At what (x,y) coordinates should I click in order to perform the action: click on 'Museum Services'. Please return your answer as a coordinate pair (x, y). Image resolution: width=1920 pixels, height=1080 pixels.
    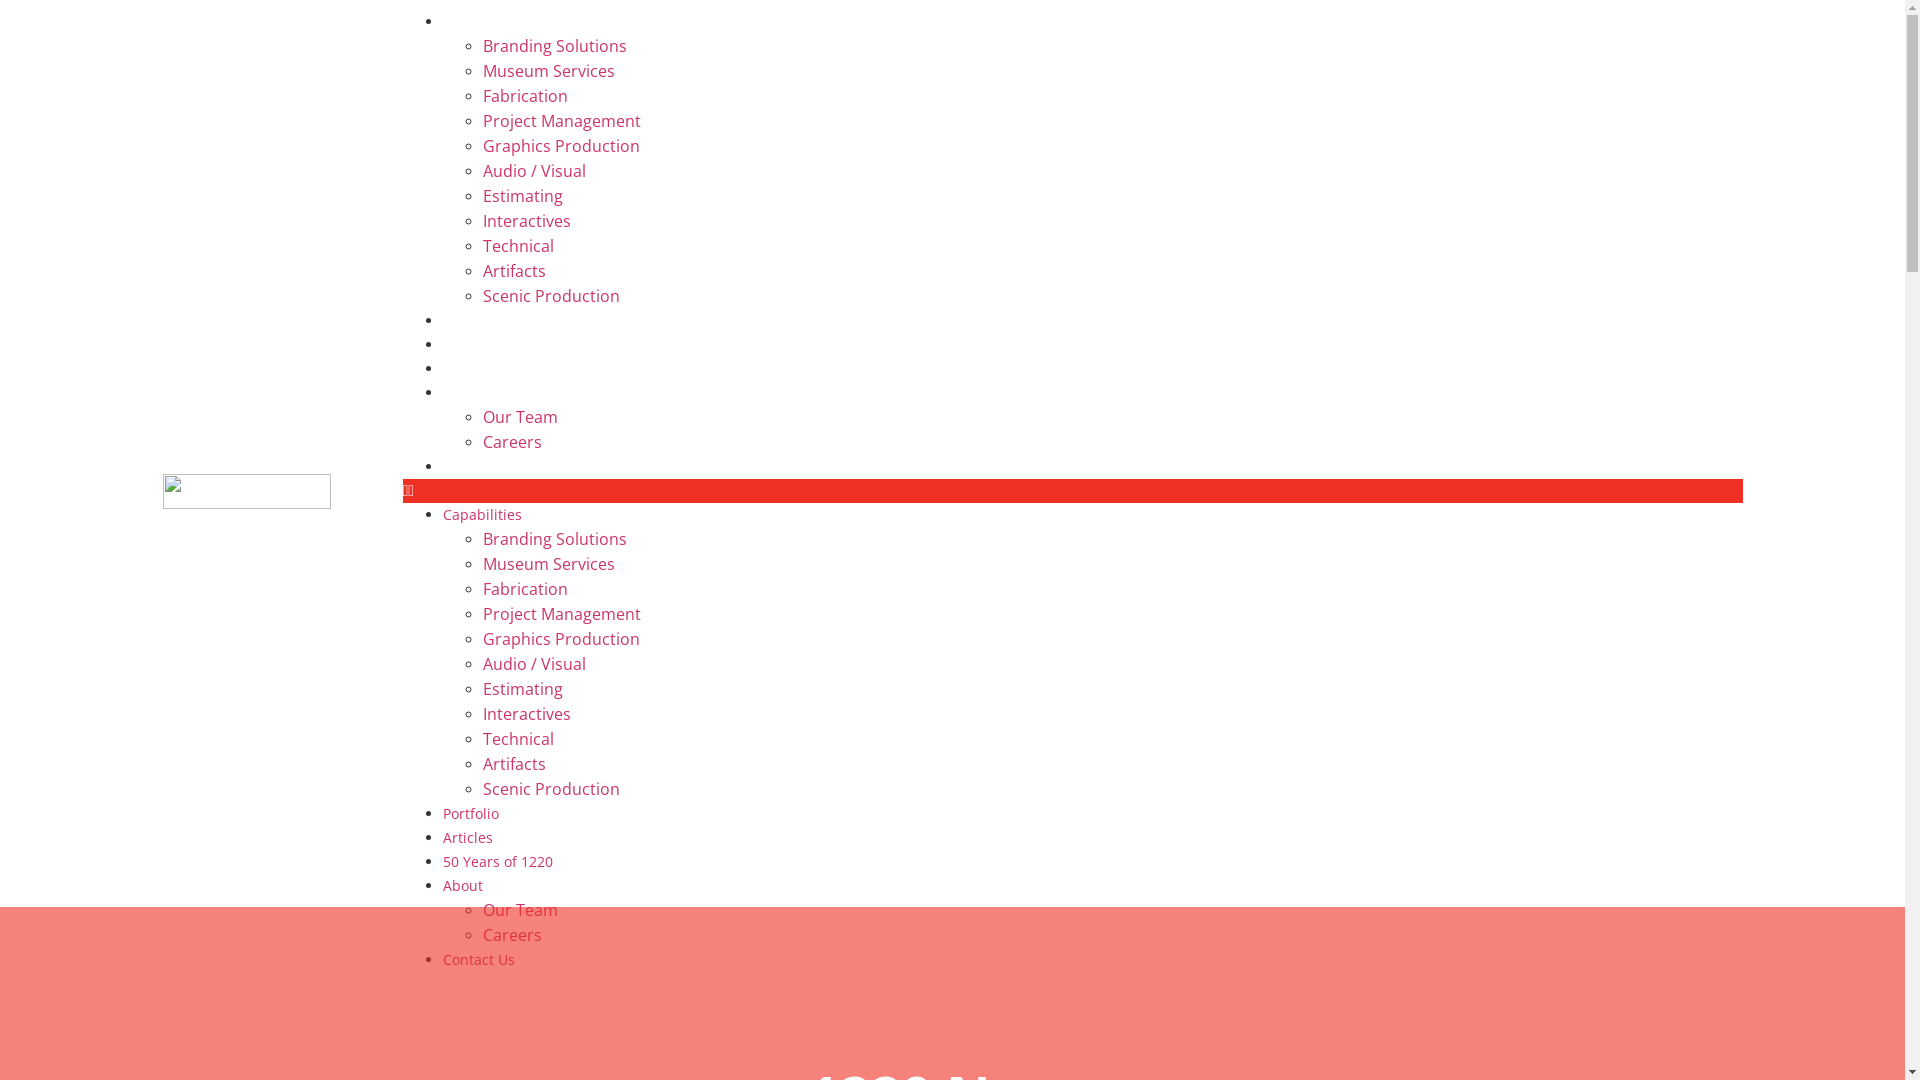
    Looking at the image, I should click on (547, 69).